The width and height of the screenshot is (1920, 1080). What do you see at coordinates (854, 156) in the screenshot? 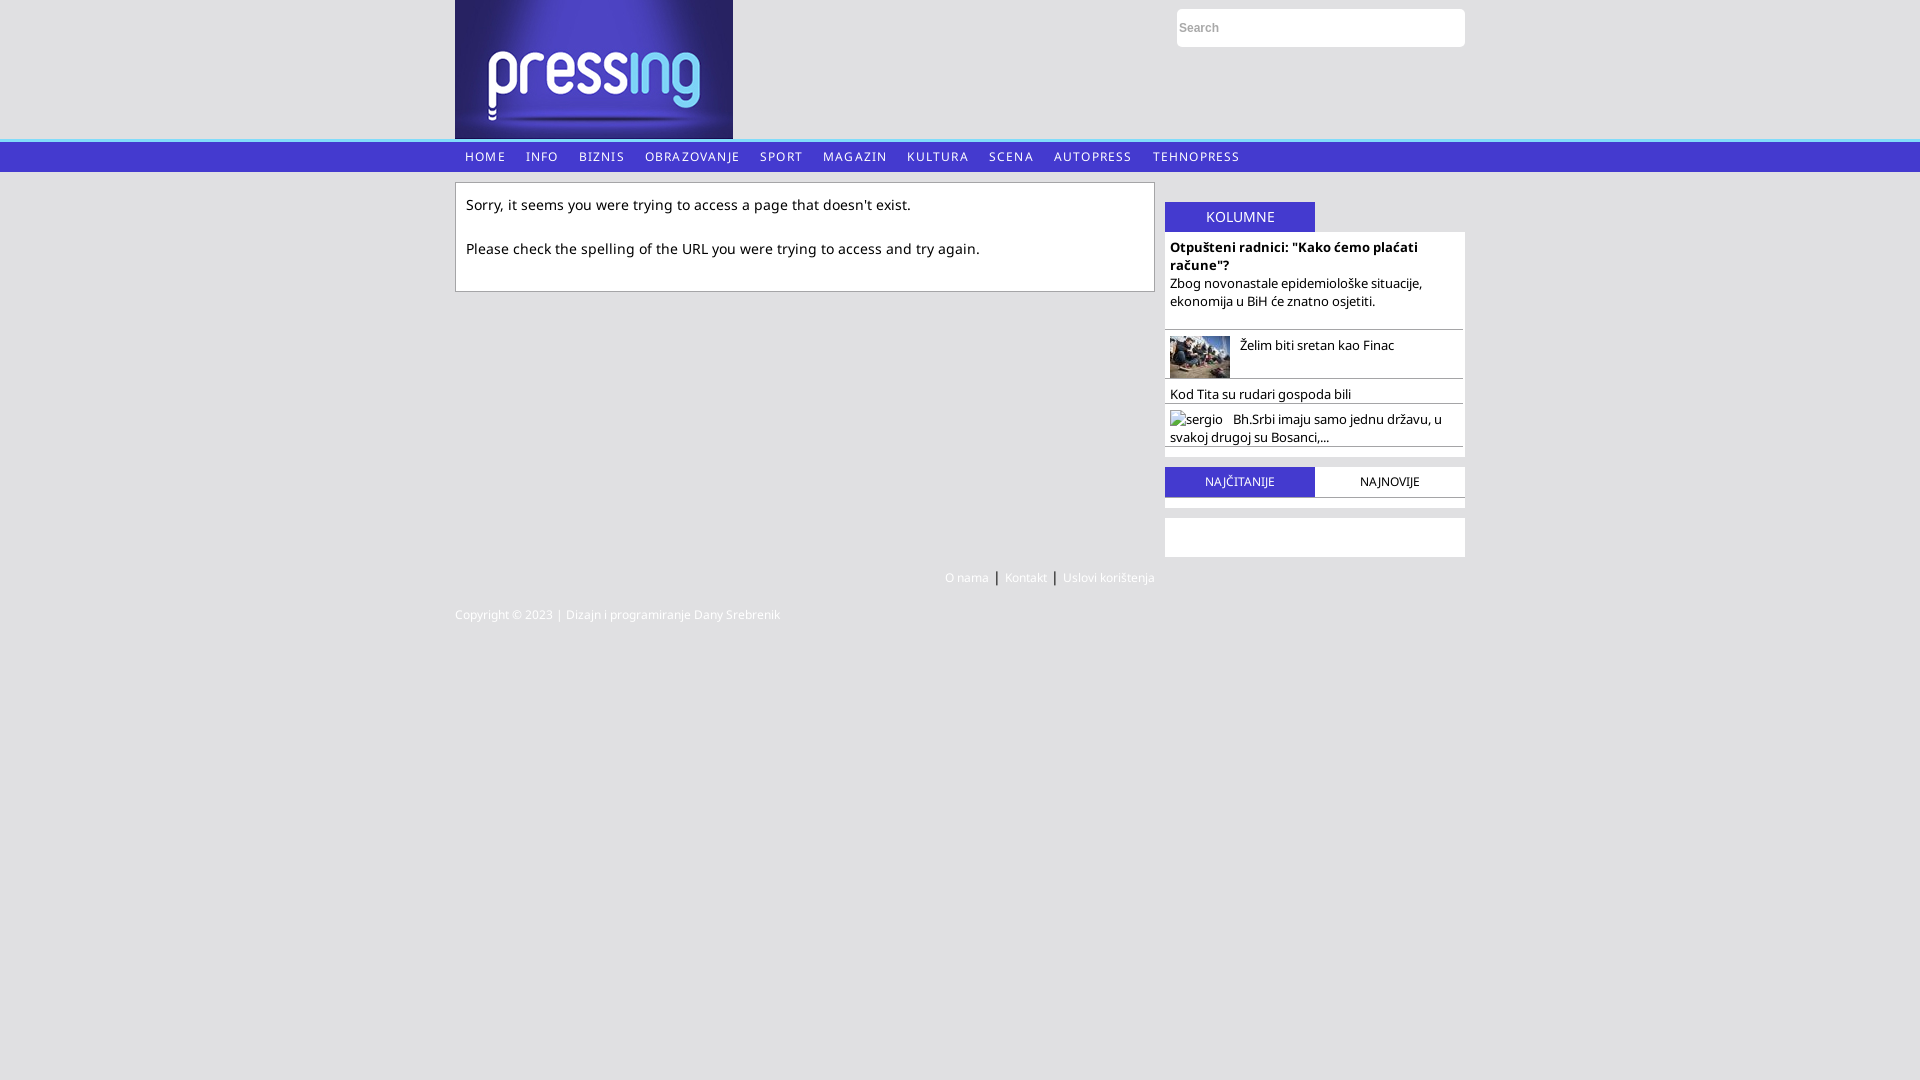
I see `'MAGAZIN'` at bounding box center [854, 156].